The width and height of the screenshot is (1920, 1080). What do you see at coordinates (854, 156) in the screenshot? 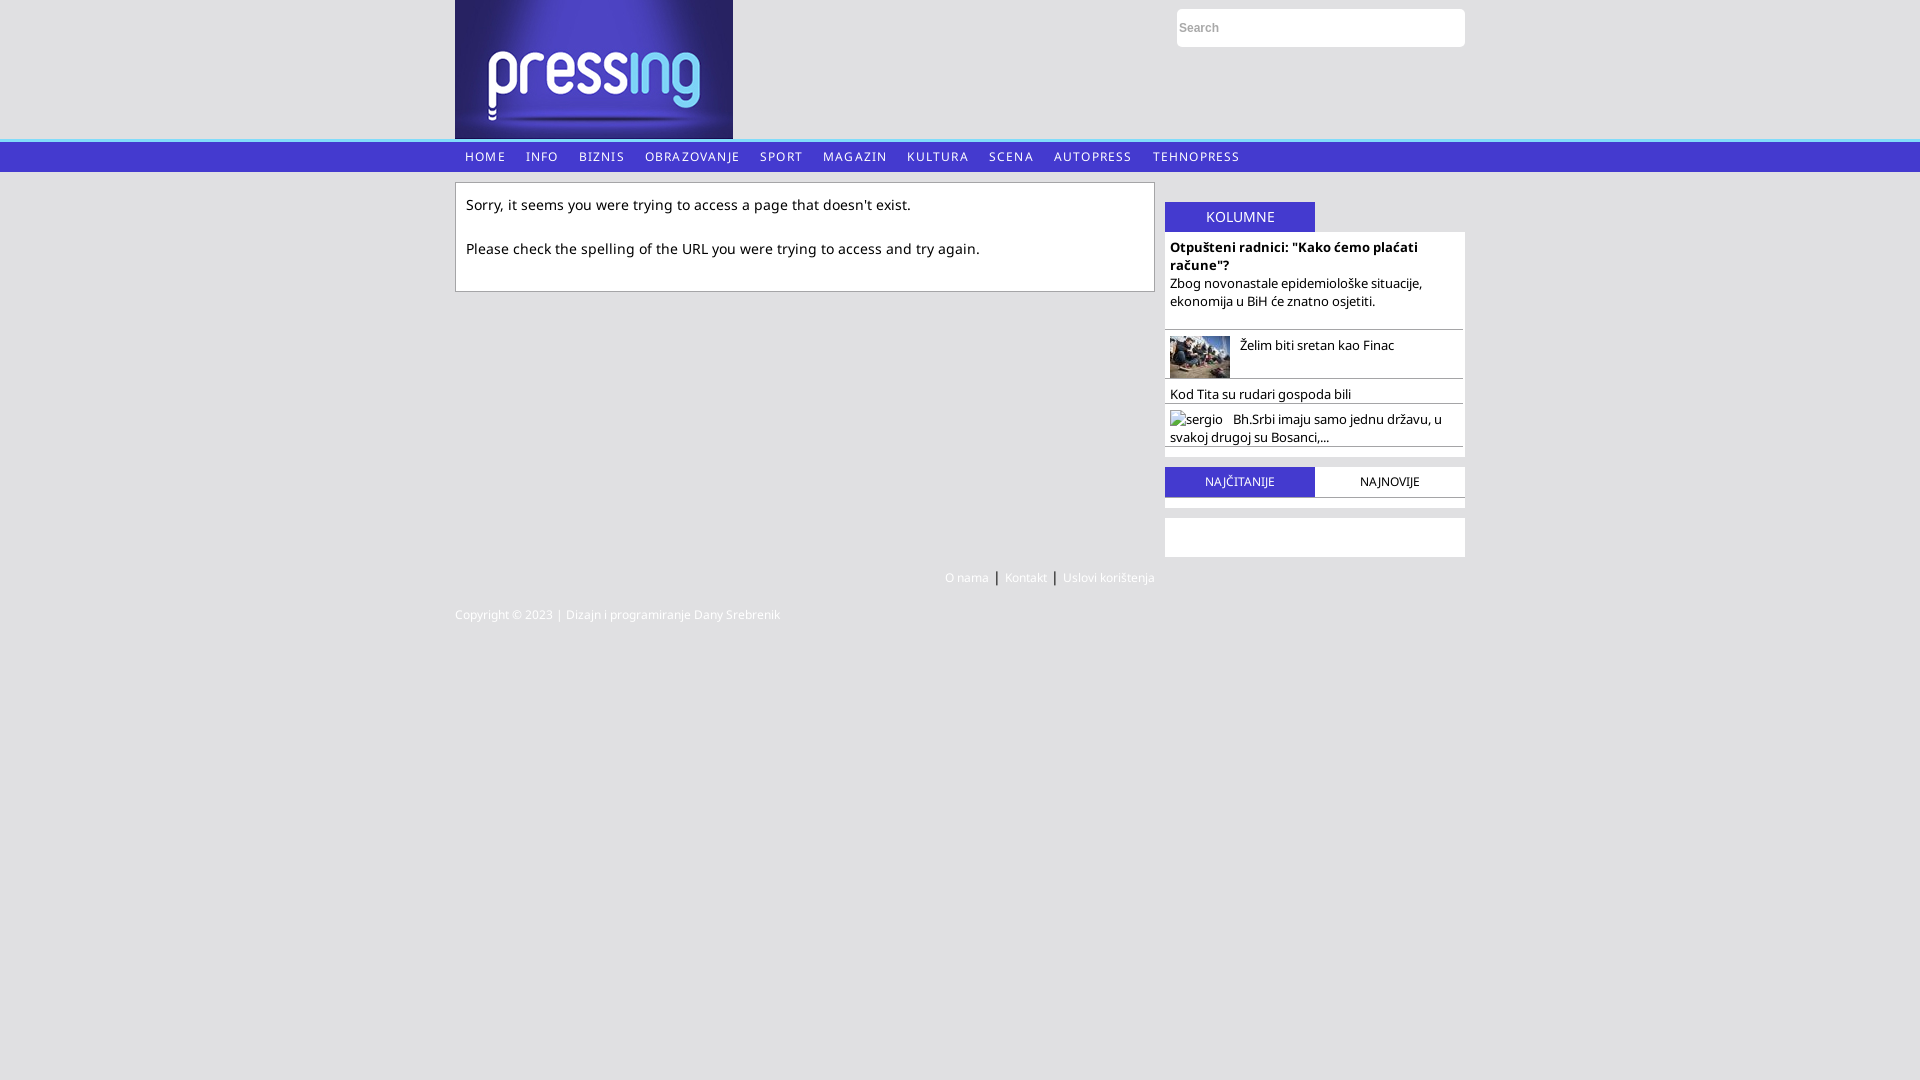
I see `'MAGAZIN'` at bounding box center [854, 156].